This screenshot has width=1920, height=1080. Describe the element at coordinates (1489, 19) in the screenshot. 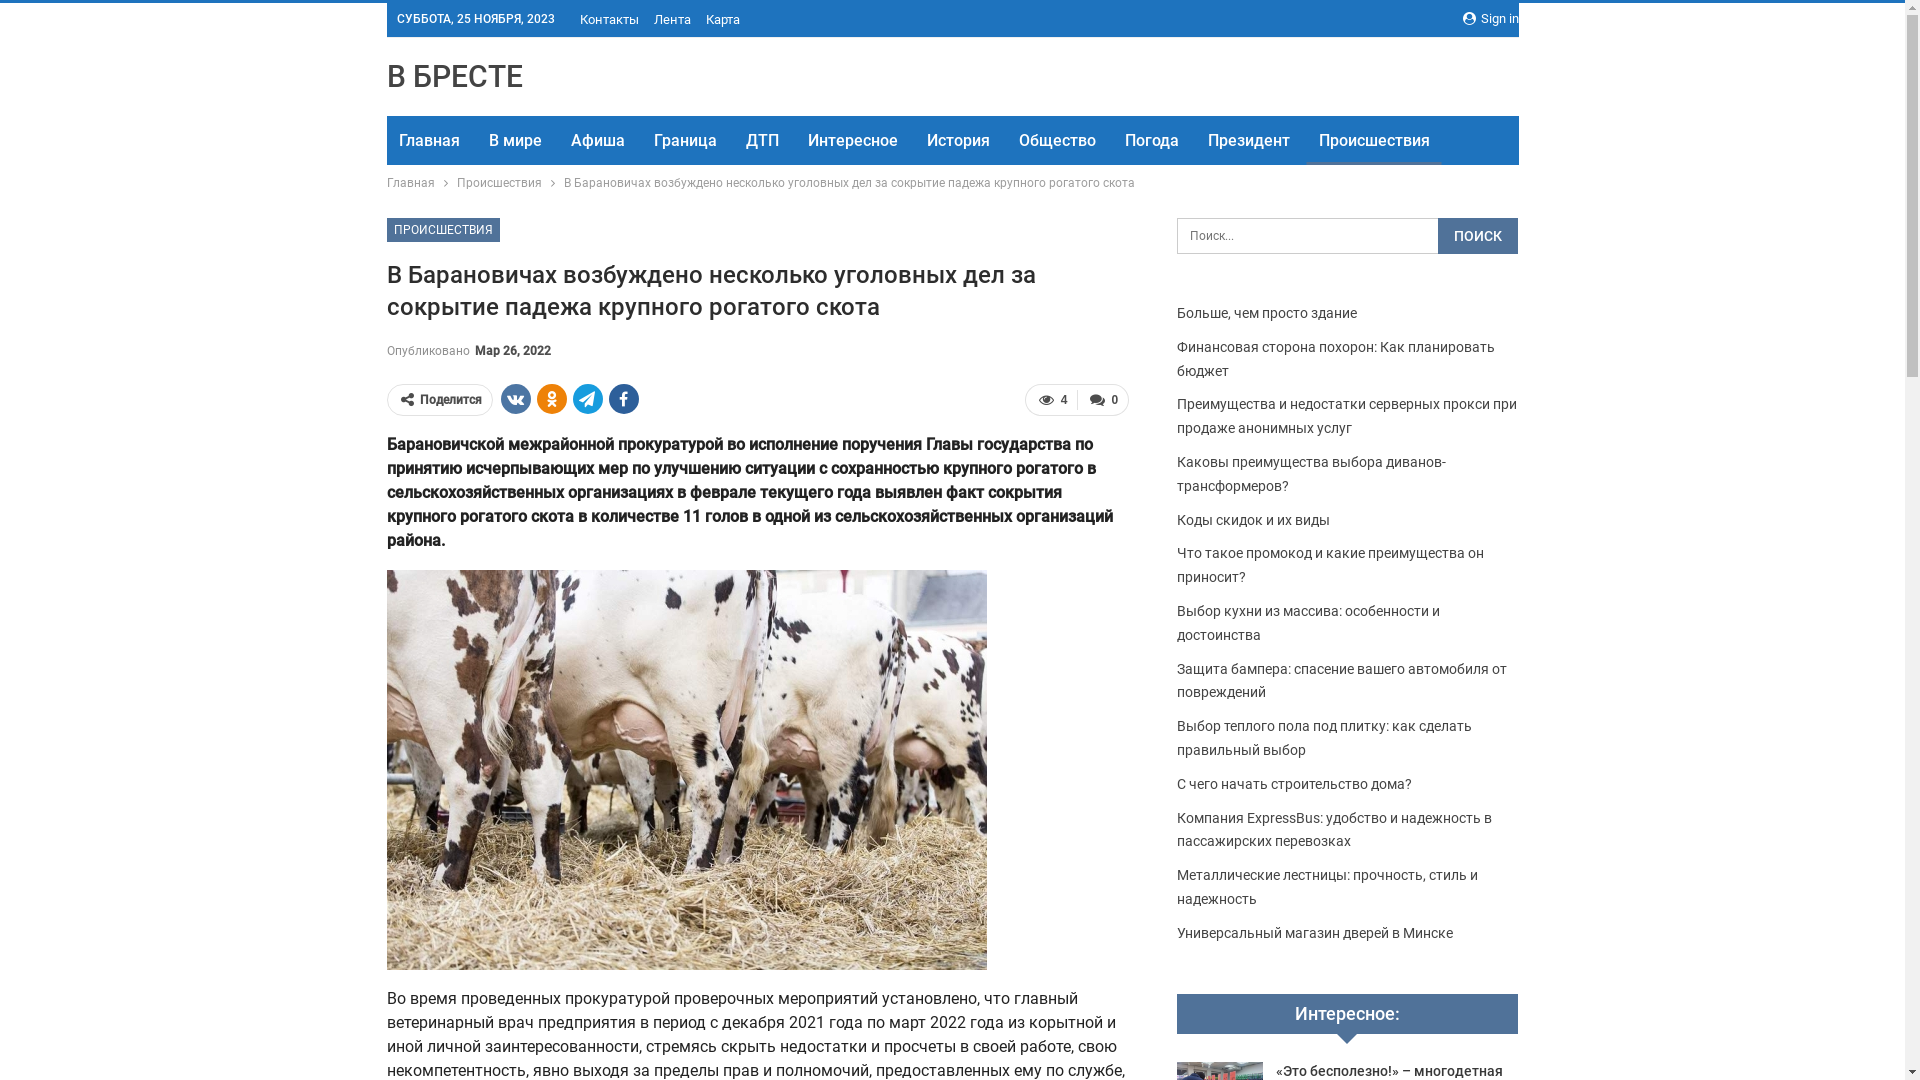

I see `'Sign in'` at that location.